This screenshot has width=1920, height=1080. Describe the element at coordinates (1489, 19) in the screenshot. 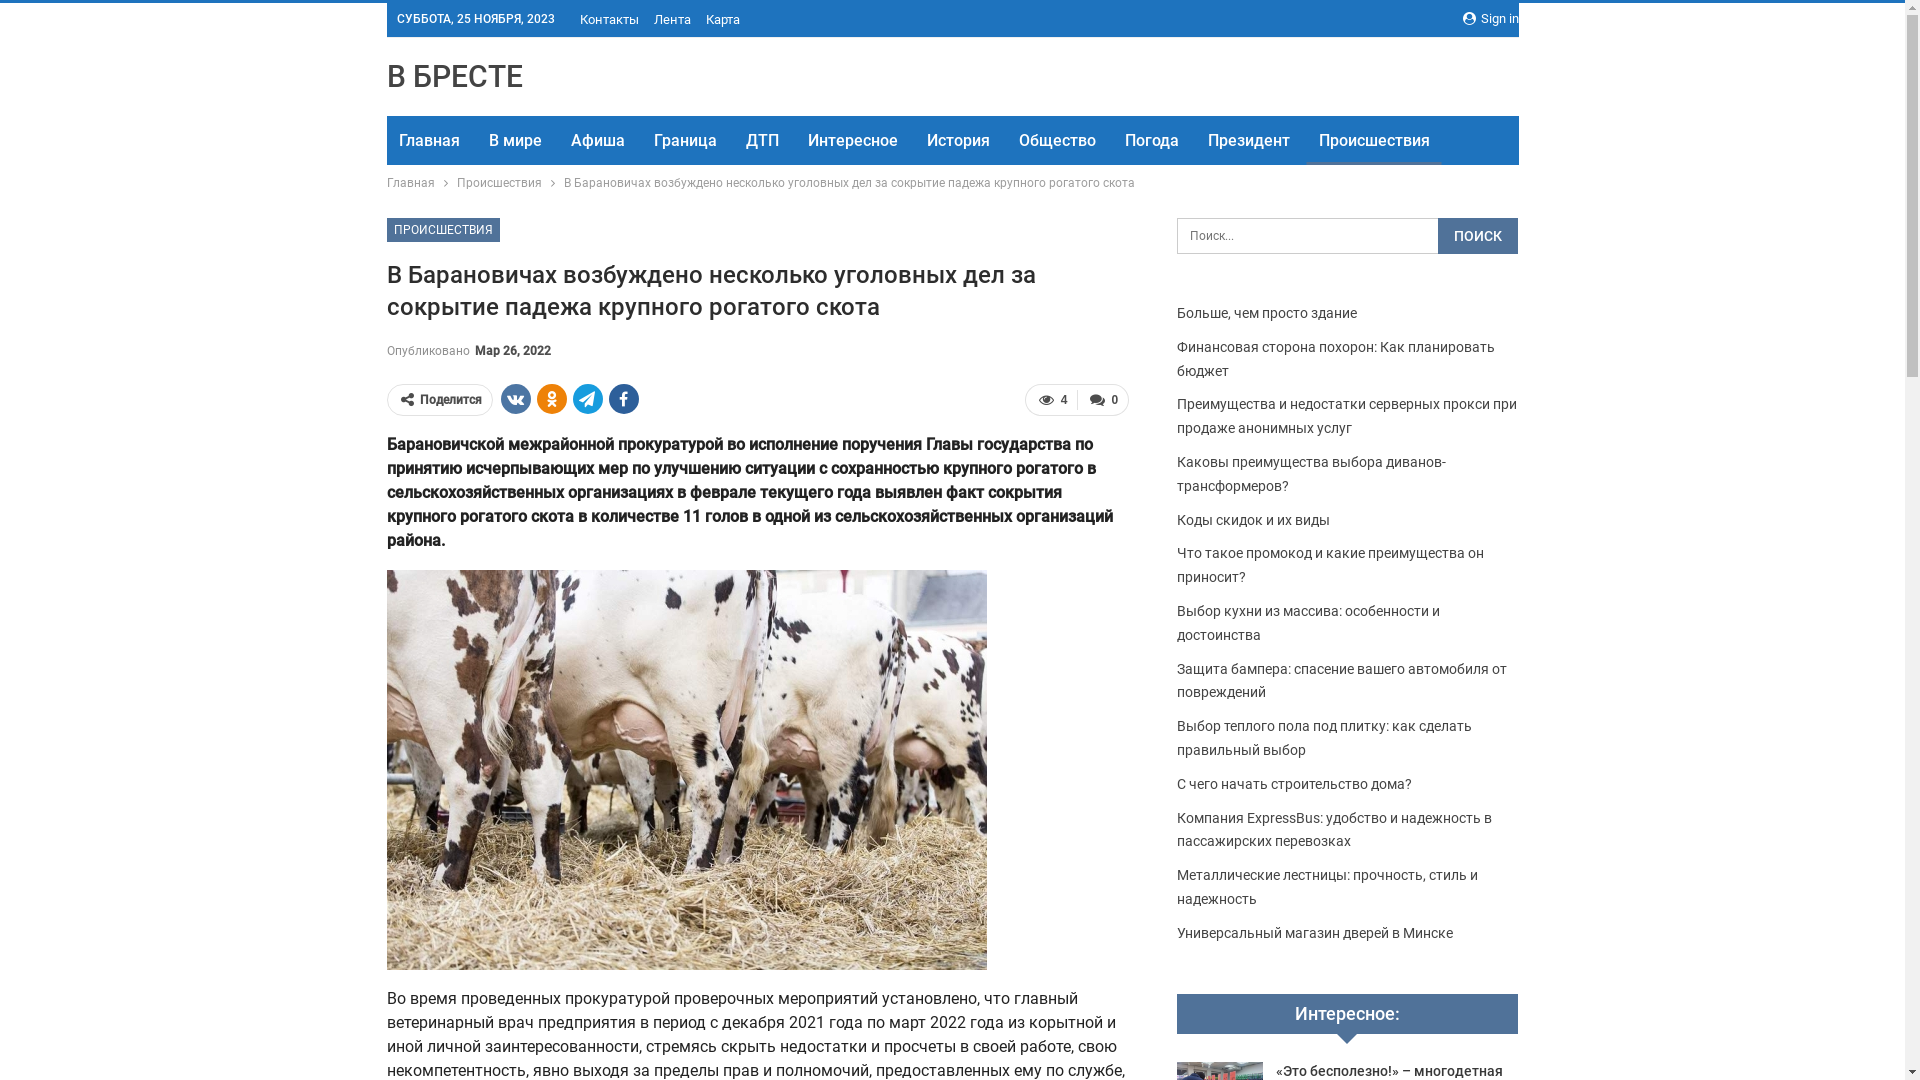

I see `'Sign in'` at that location.